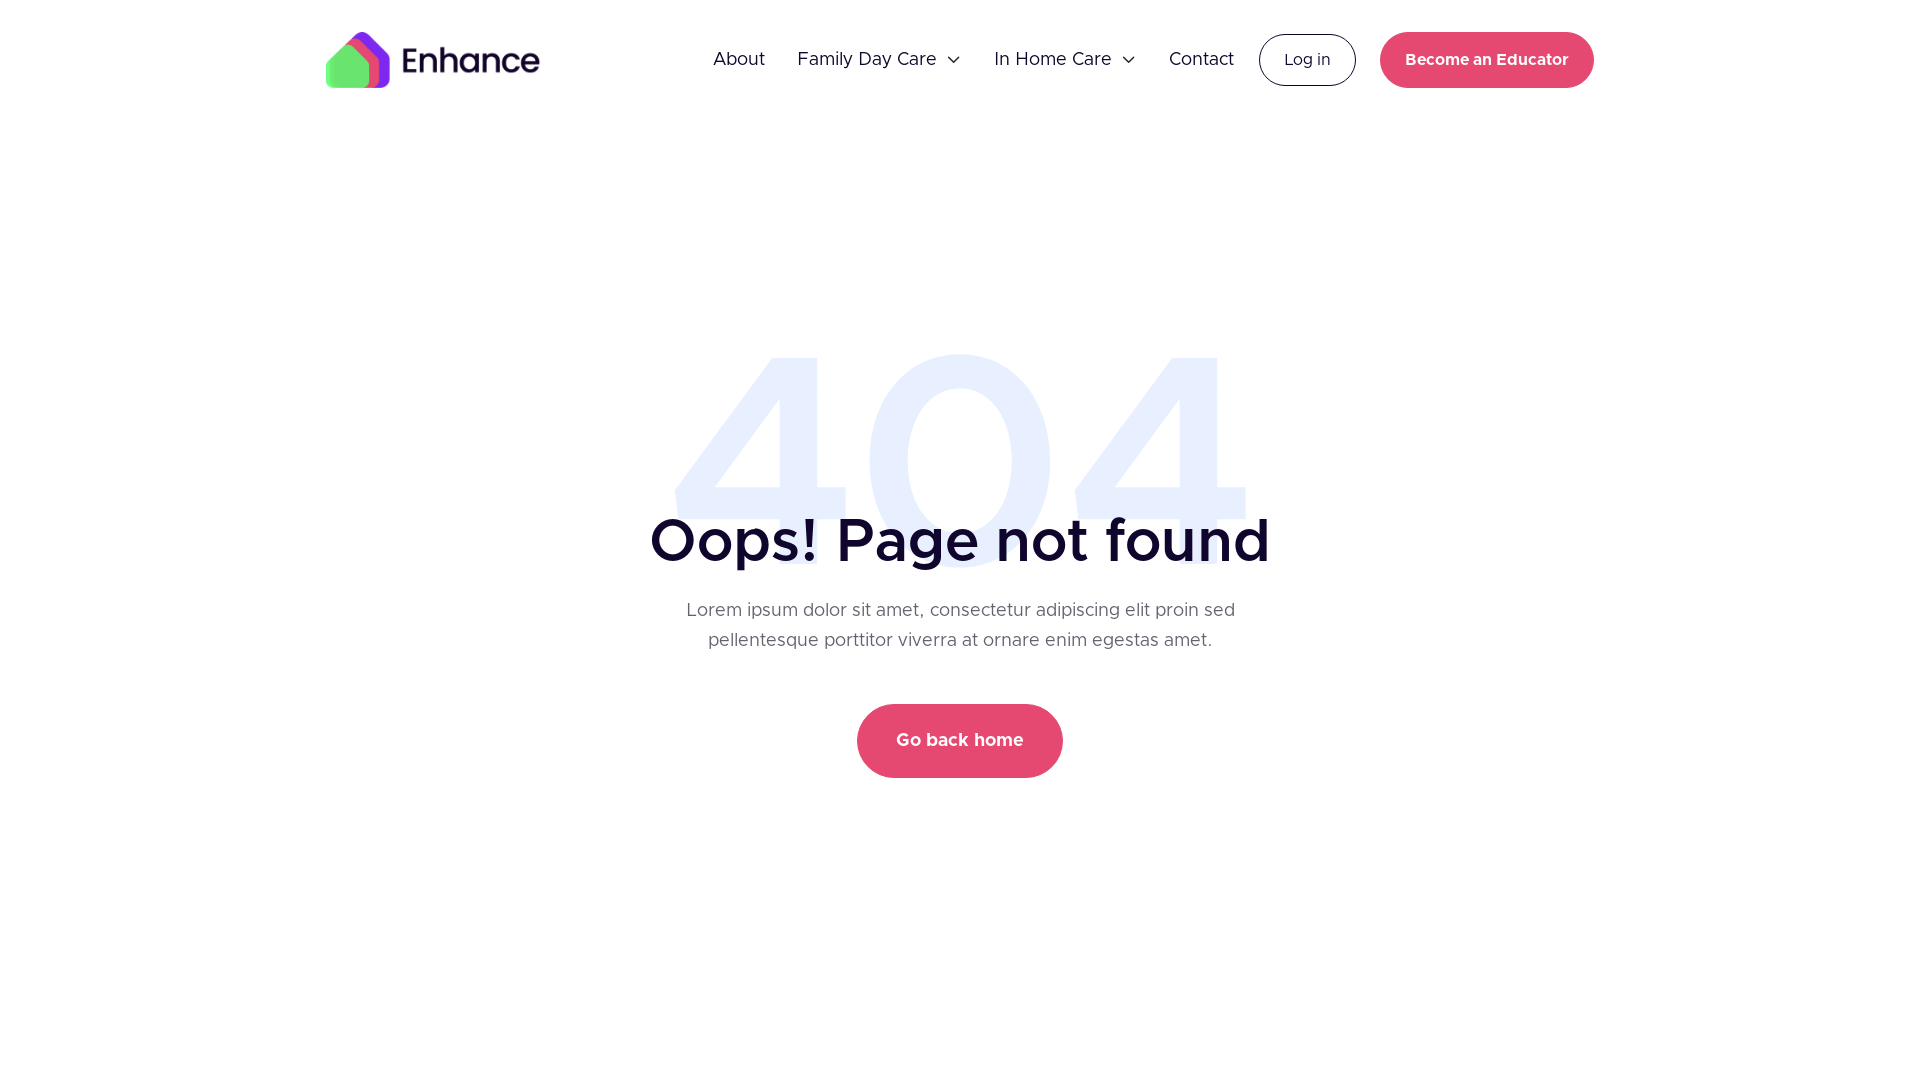  What do you see at coordinates (1051, 59) in the screenshot?
I see `'In Home Care'` at bounding box center [1051, 59].